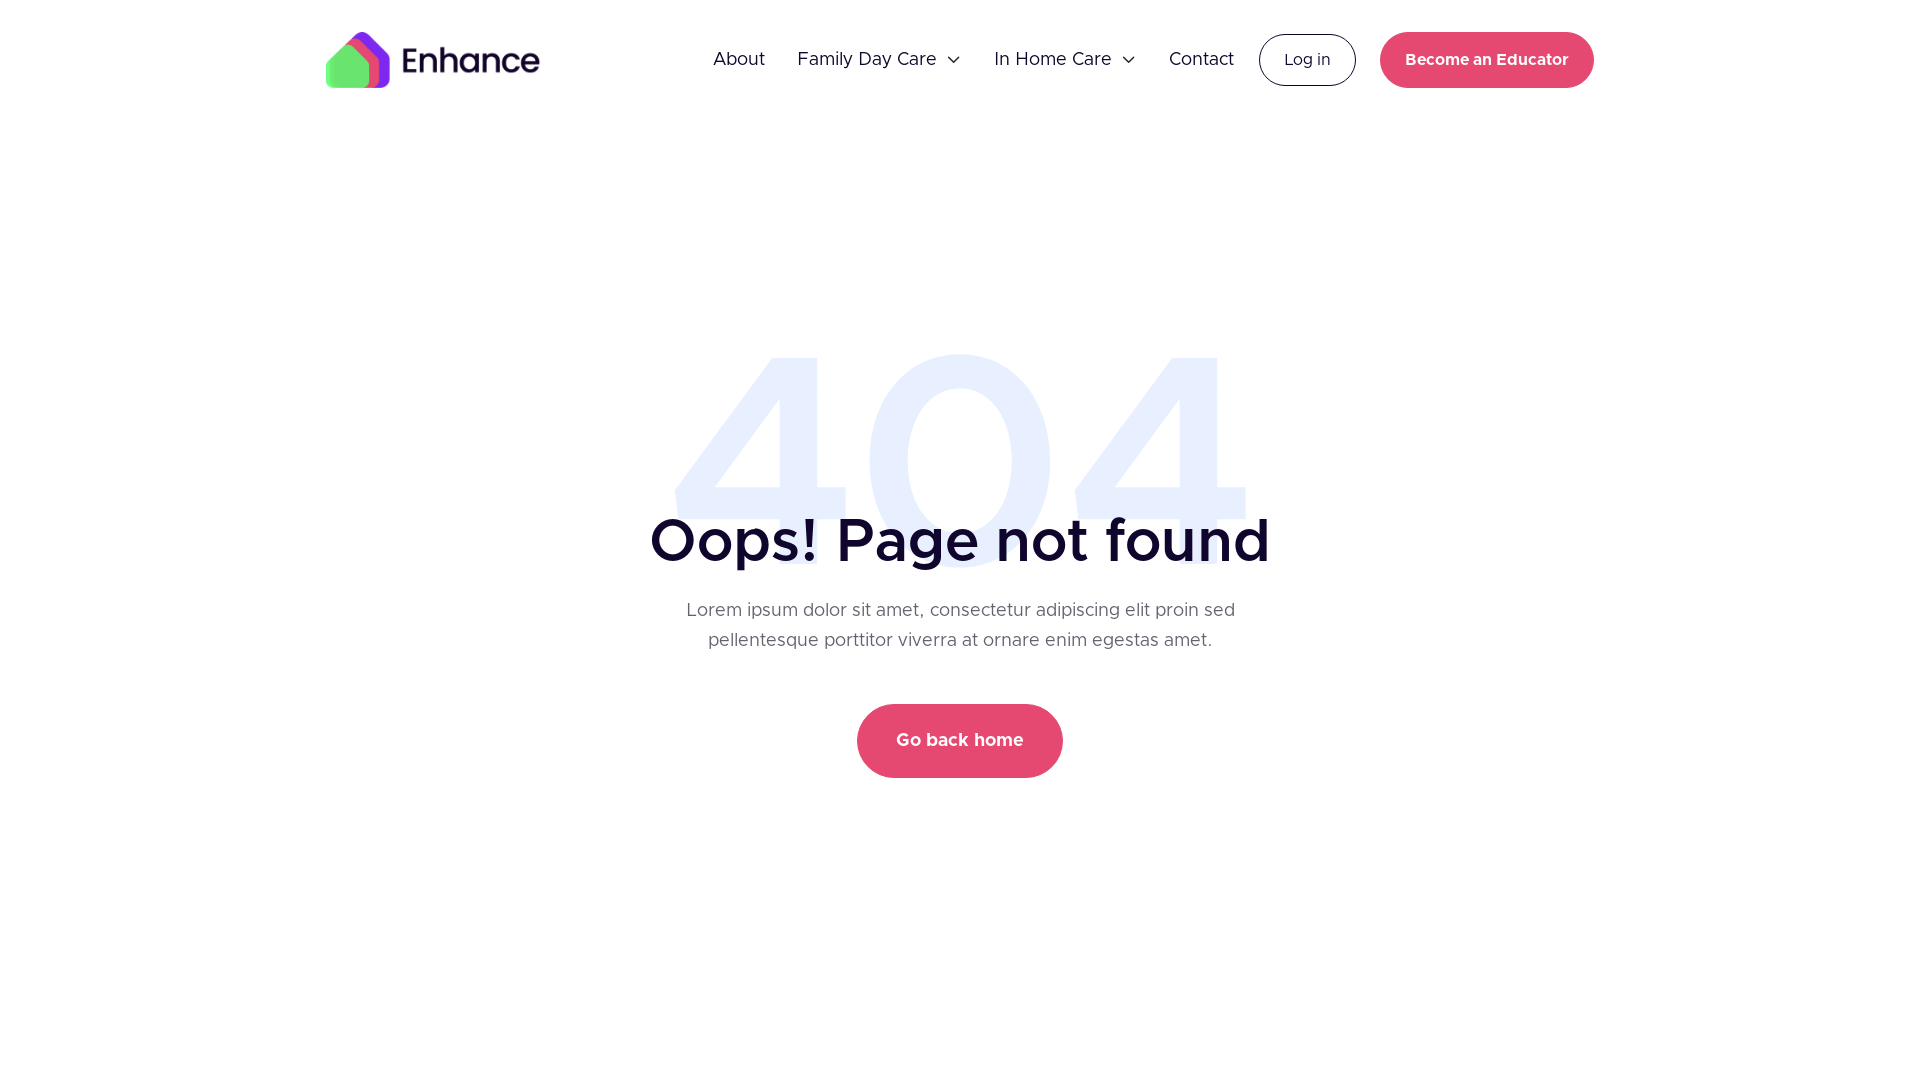  What do you see at coordinates (1051, 59) in the screenshot?
I see `'In Home Care'` at bounding box center [1051, 59].